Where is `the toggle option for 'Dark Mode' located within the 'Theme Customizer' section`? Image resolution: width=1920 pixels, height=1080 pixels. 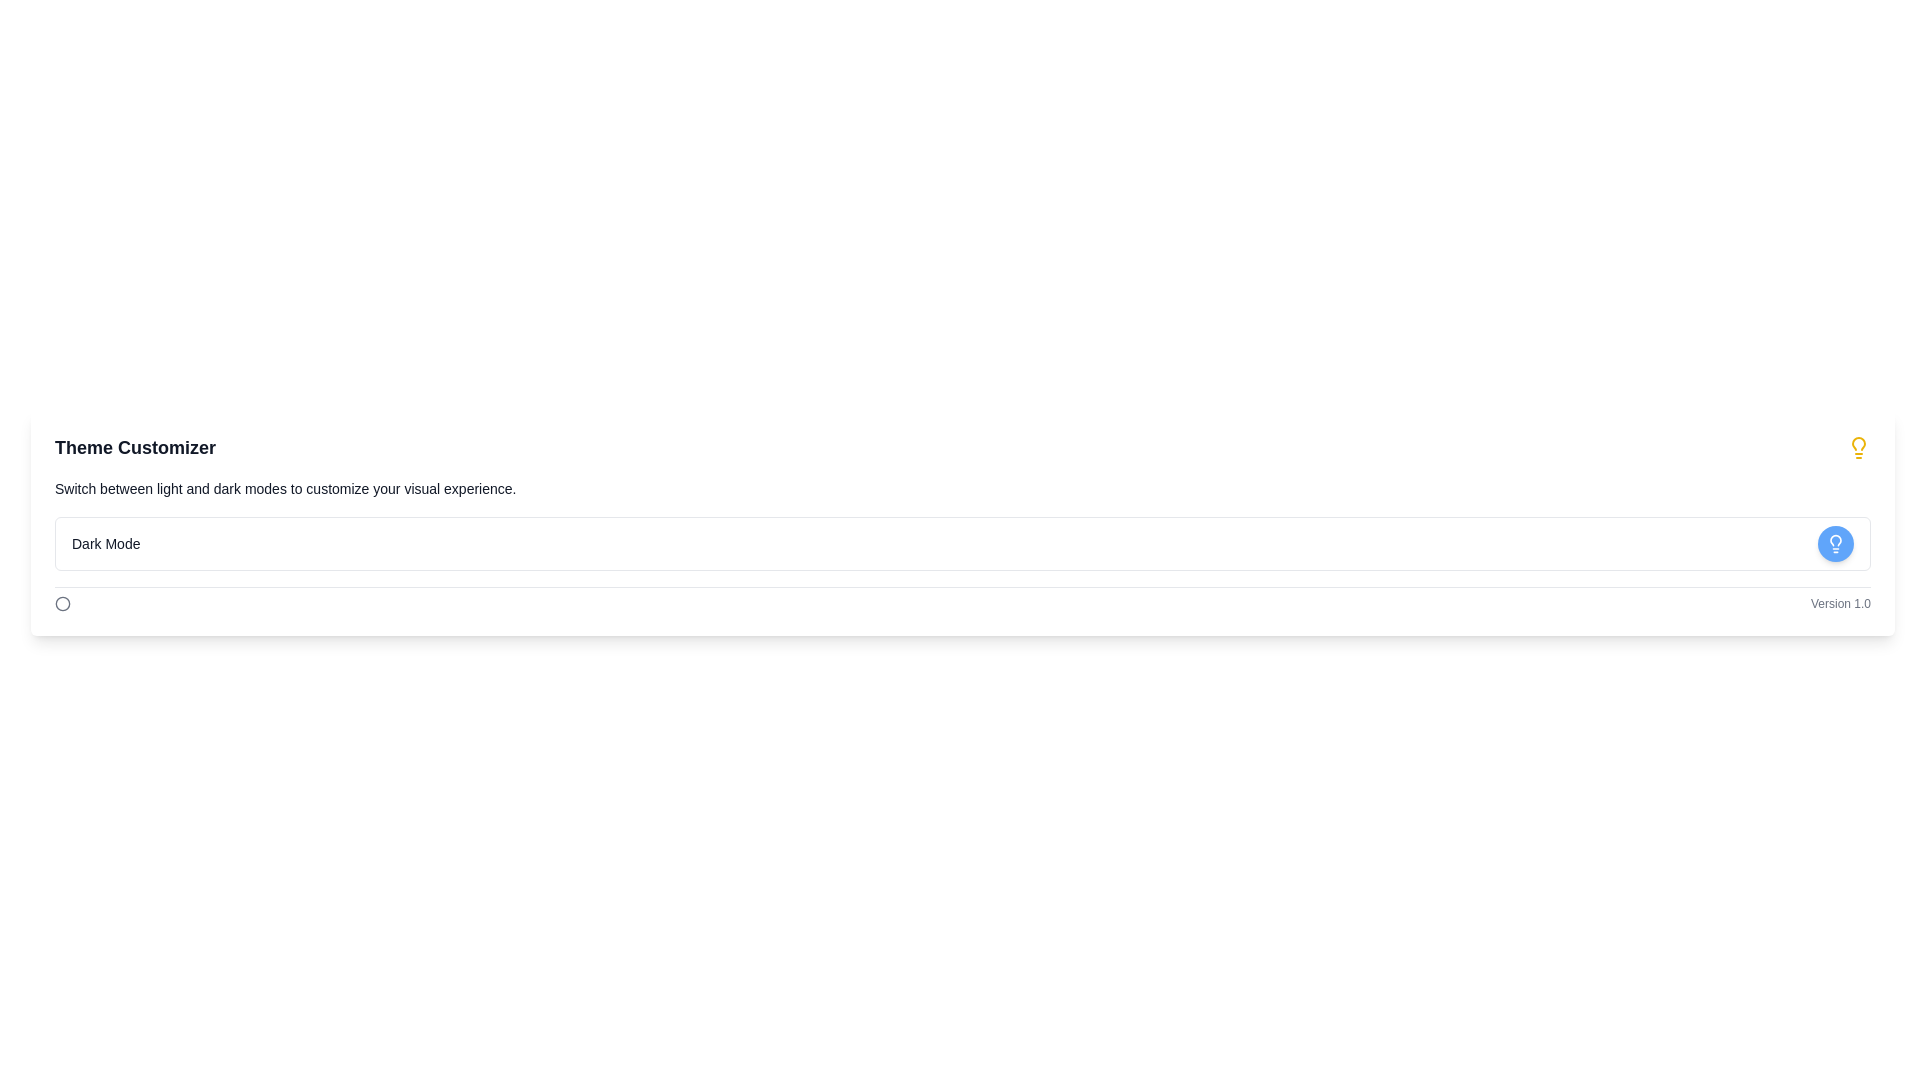 the toggle option for 'Dark Mode' located within the 'Theme Customizer' section is located at coordinates (963, 543).